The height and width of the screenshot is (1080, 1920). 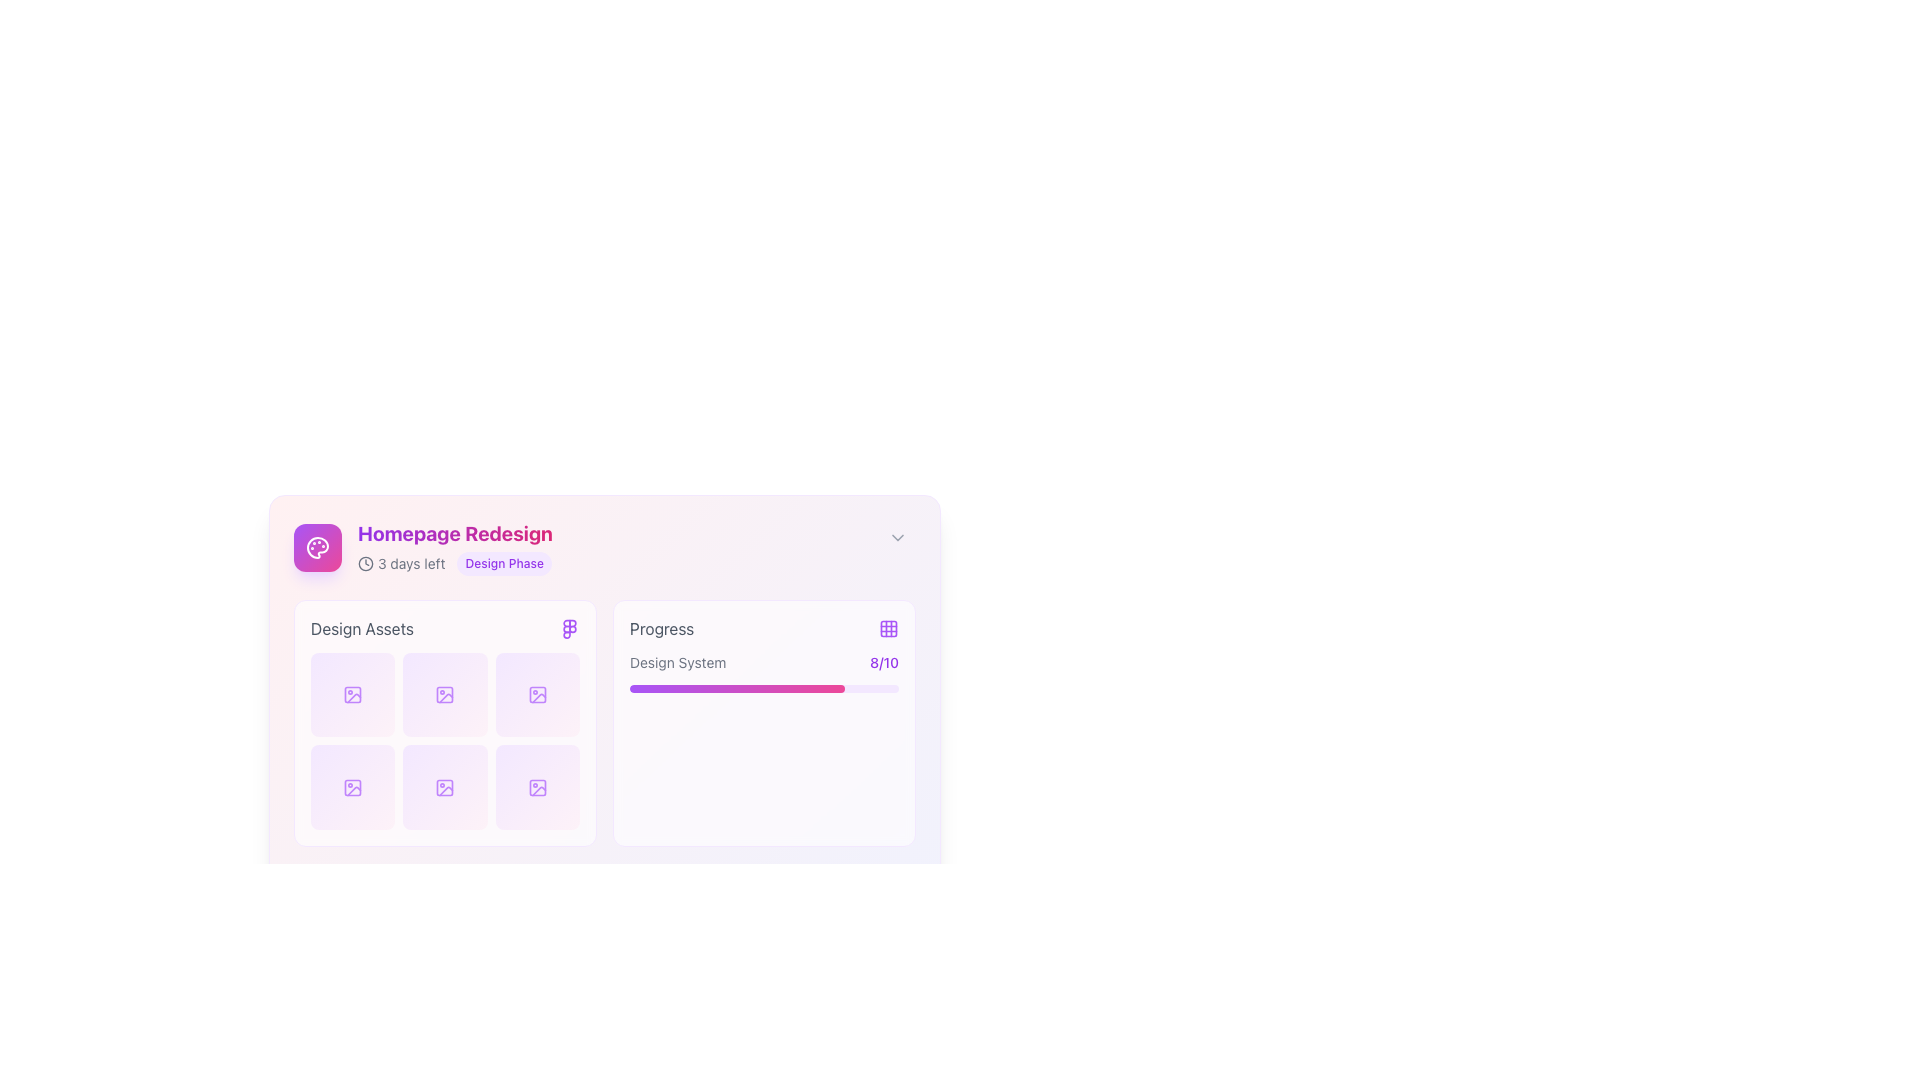 What do you see at coordinates (444, 786) in the screenshot?
I see `the icon embedded in the tile that has a gradient-filled background transitioning from light purple to pink, located in the bottom middle position of the 'Design Assets' section` at bounding box center [444, 786].